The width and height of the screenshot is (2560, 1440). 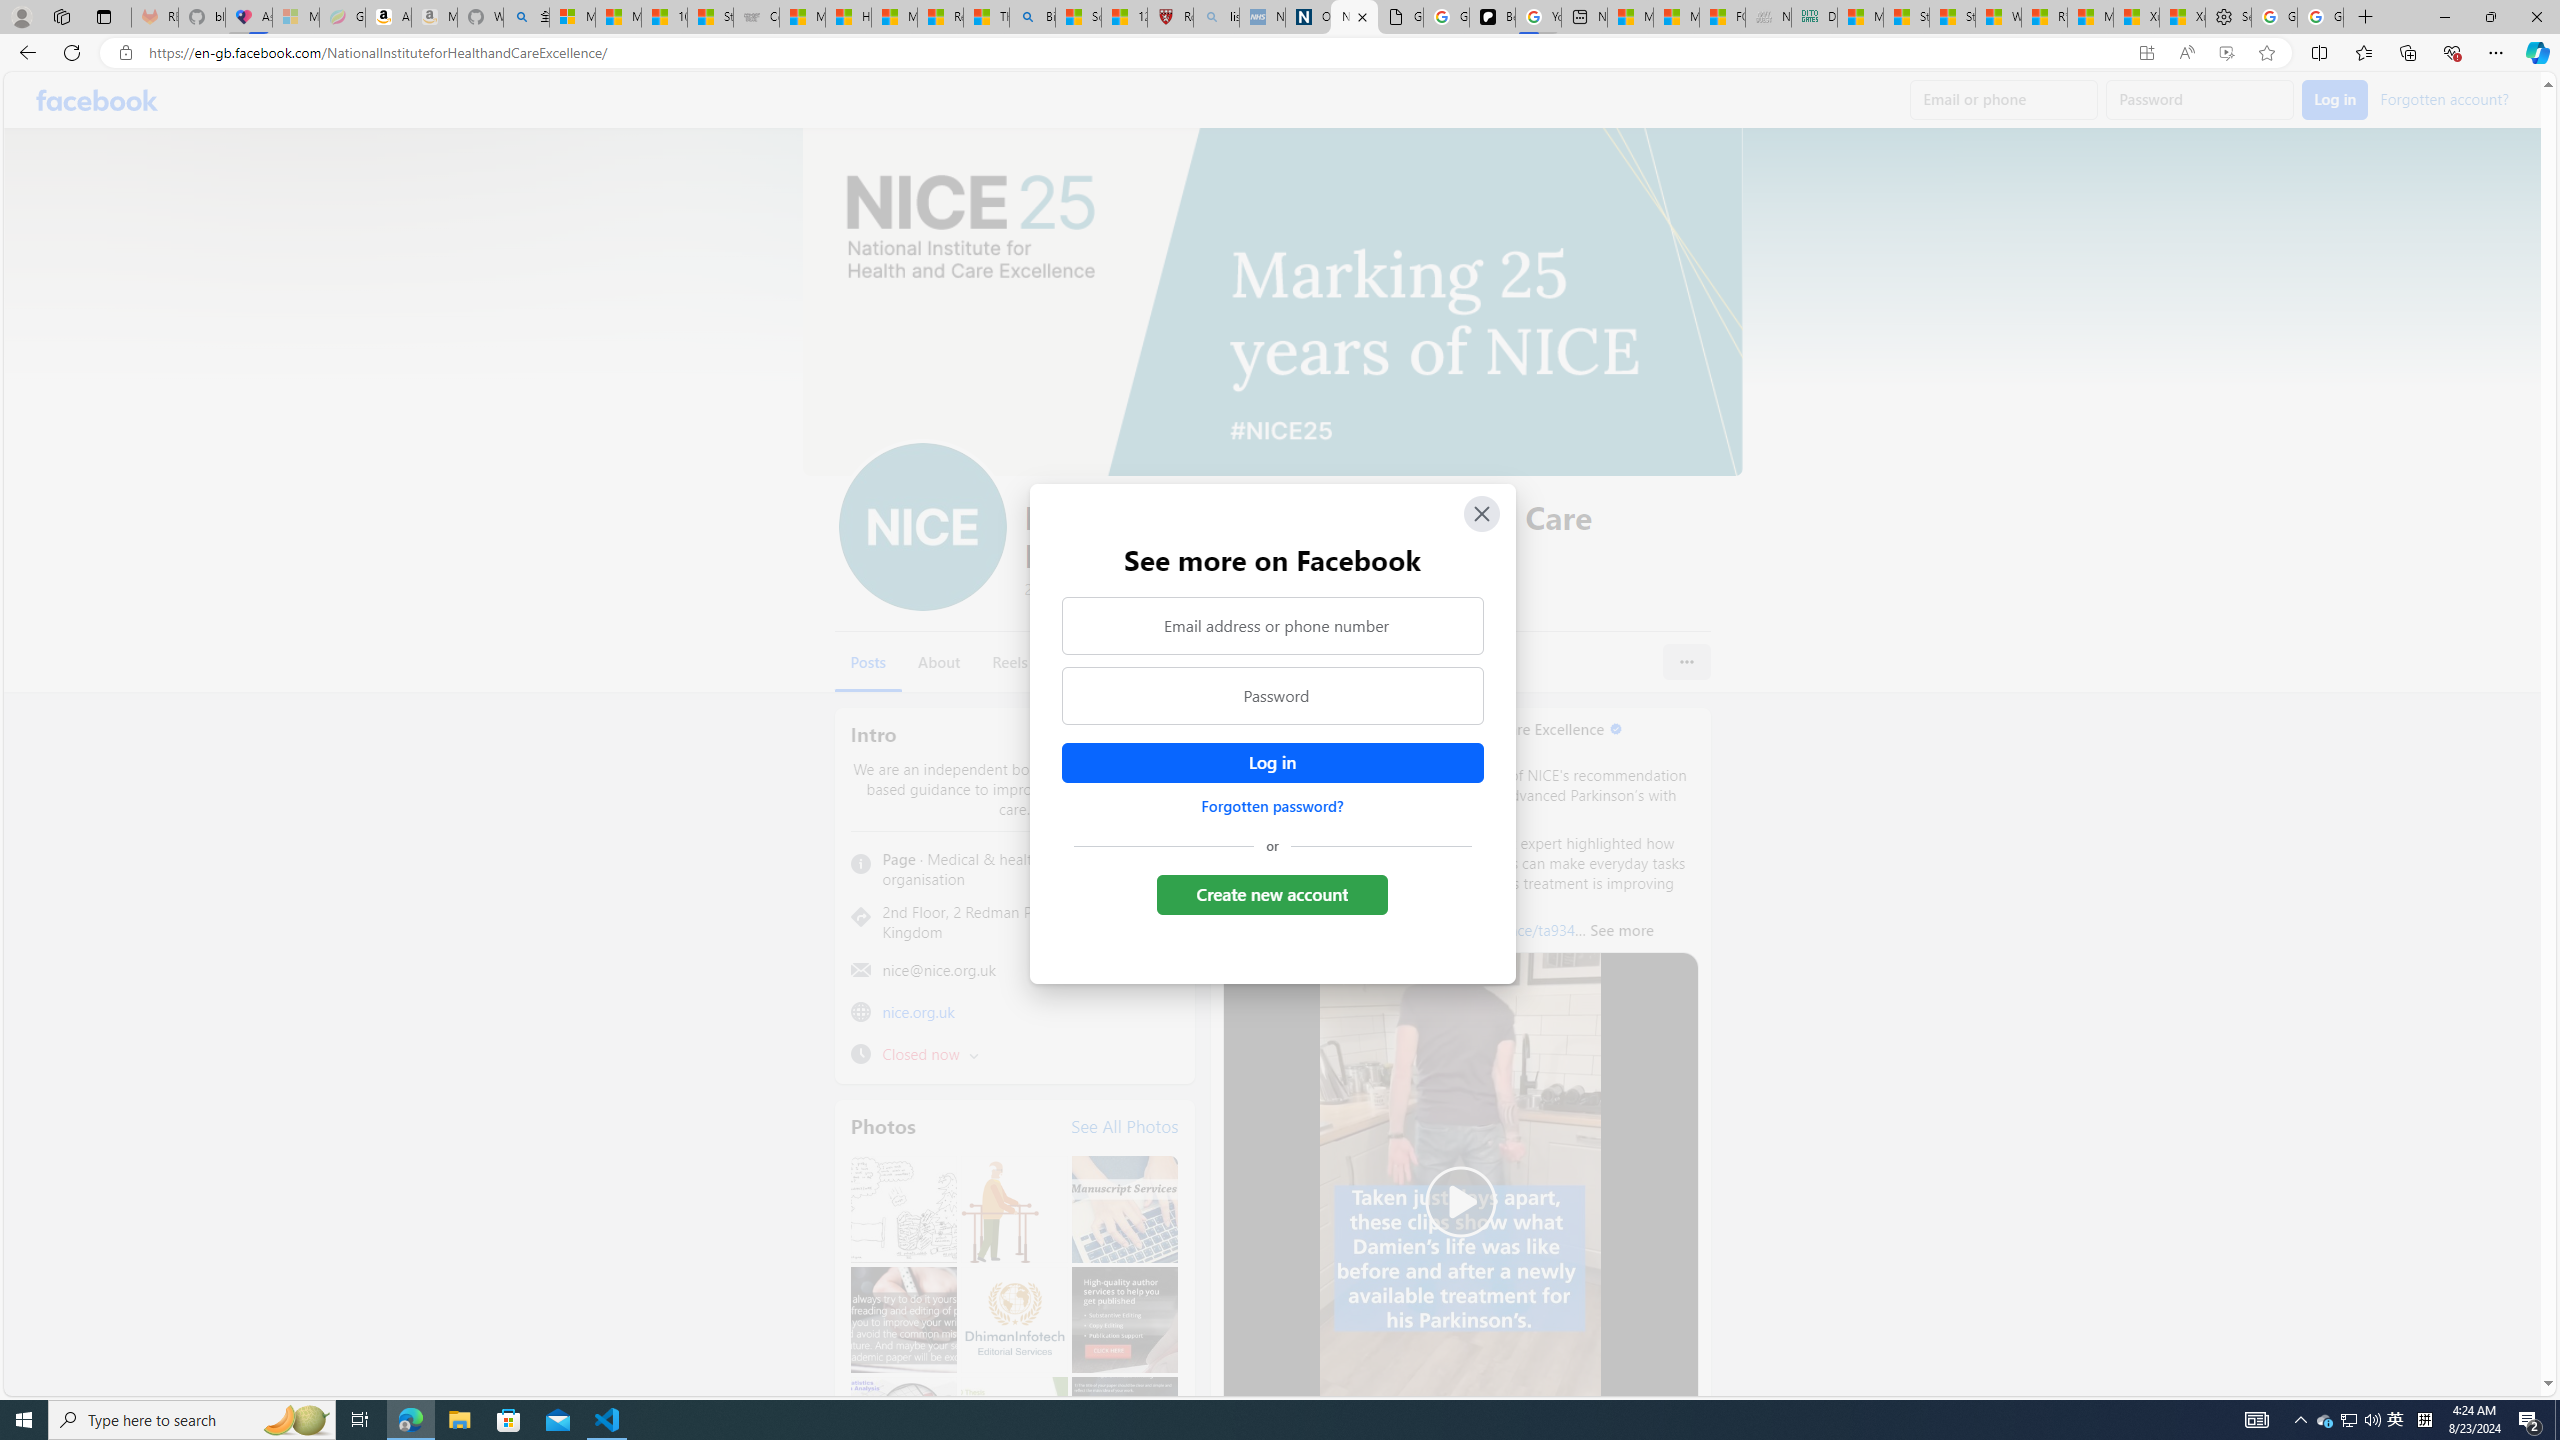 I want to click on 'Create new account', so click(x=1272, y=893).